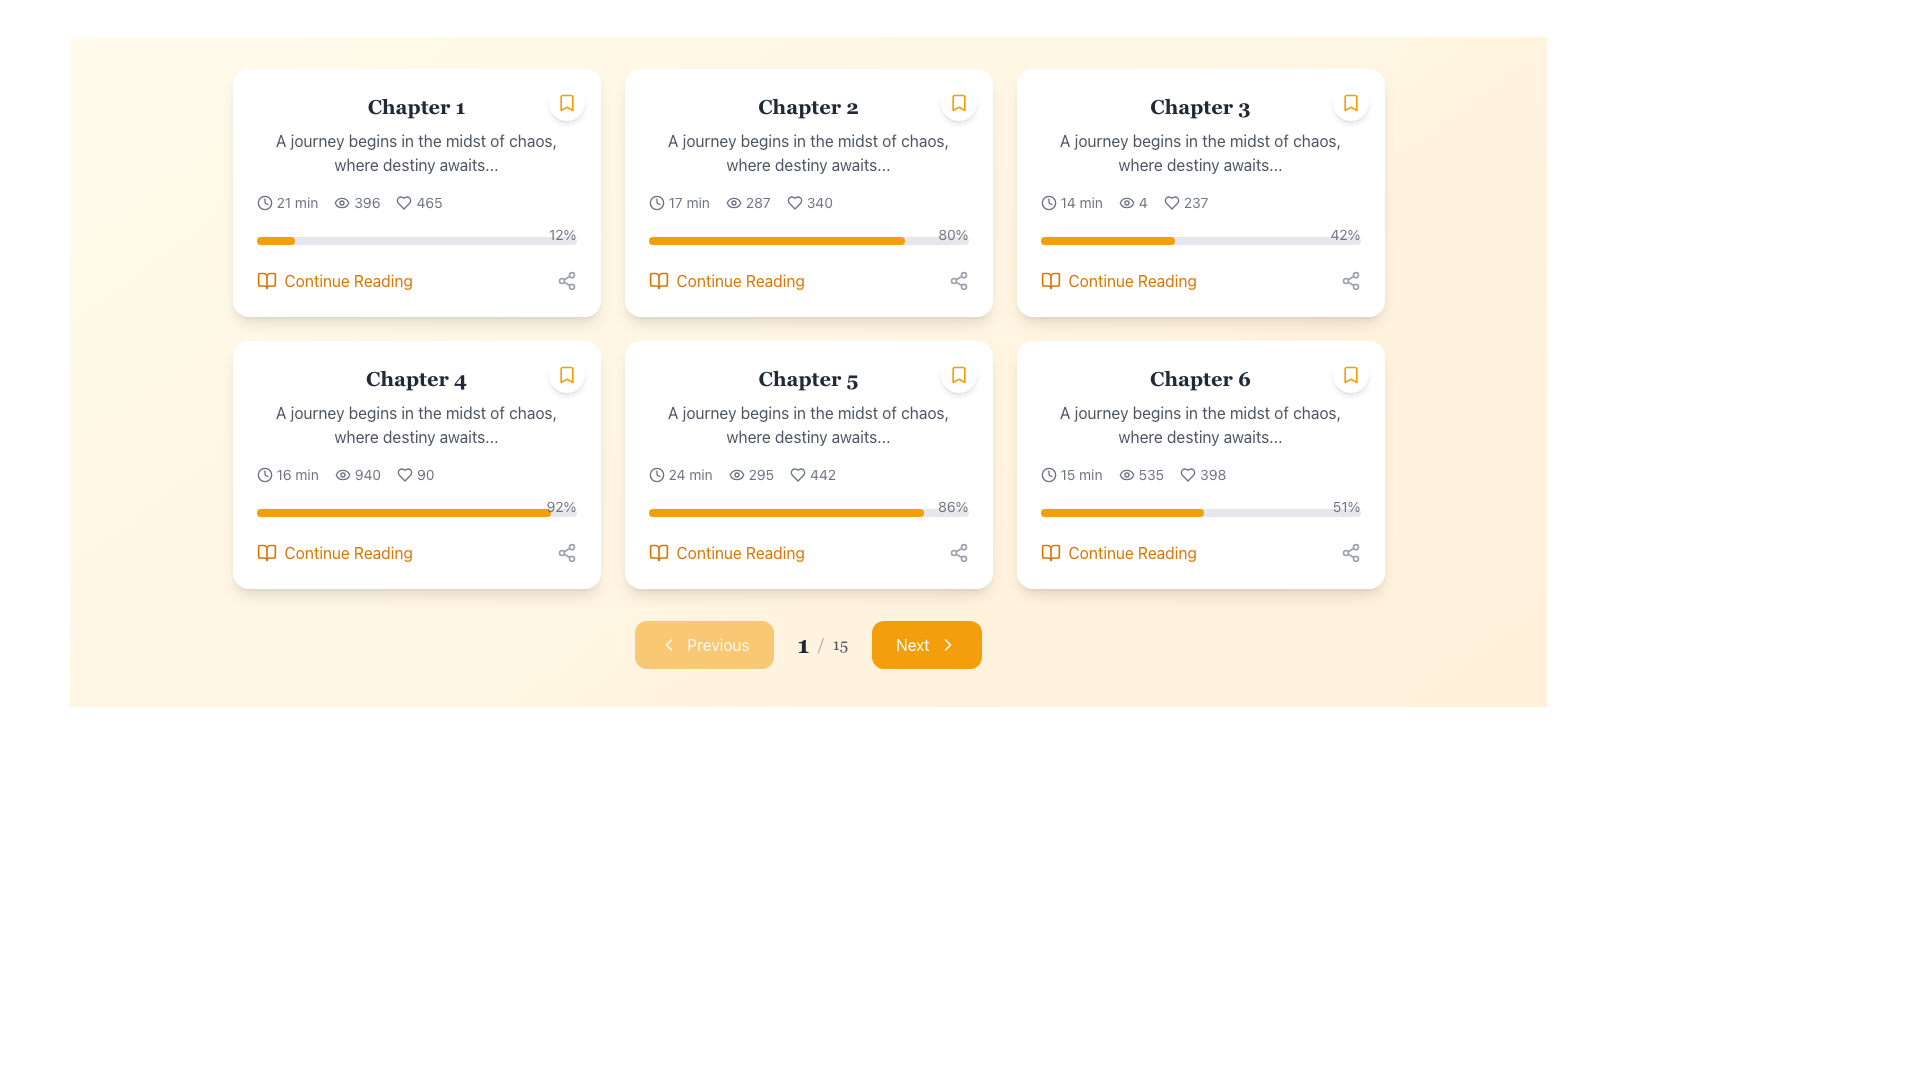 This screenshot has height=1080, width=1920. I want to click on the slim horizontal progress bar with a gray background and amber filled section located below the details of 'Chapter 4.', so click(415, 512).